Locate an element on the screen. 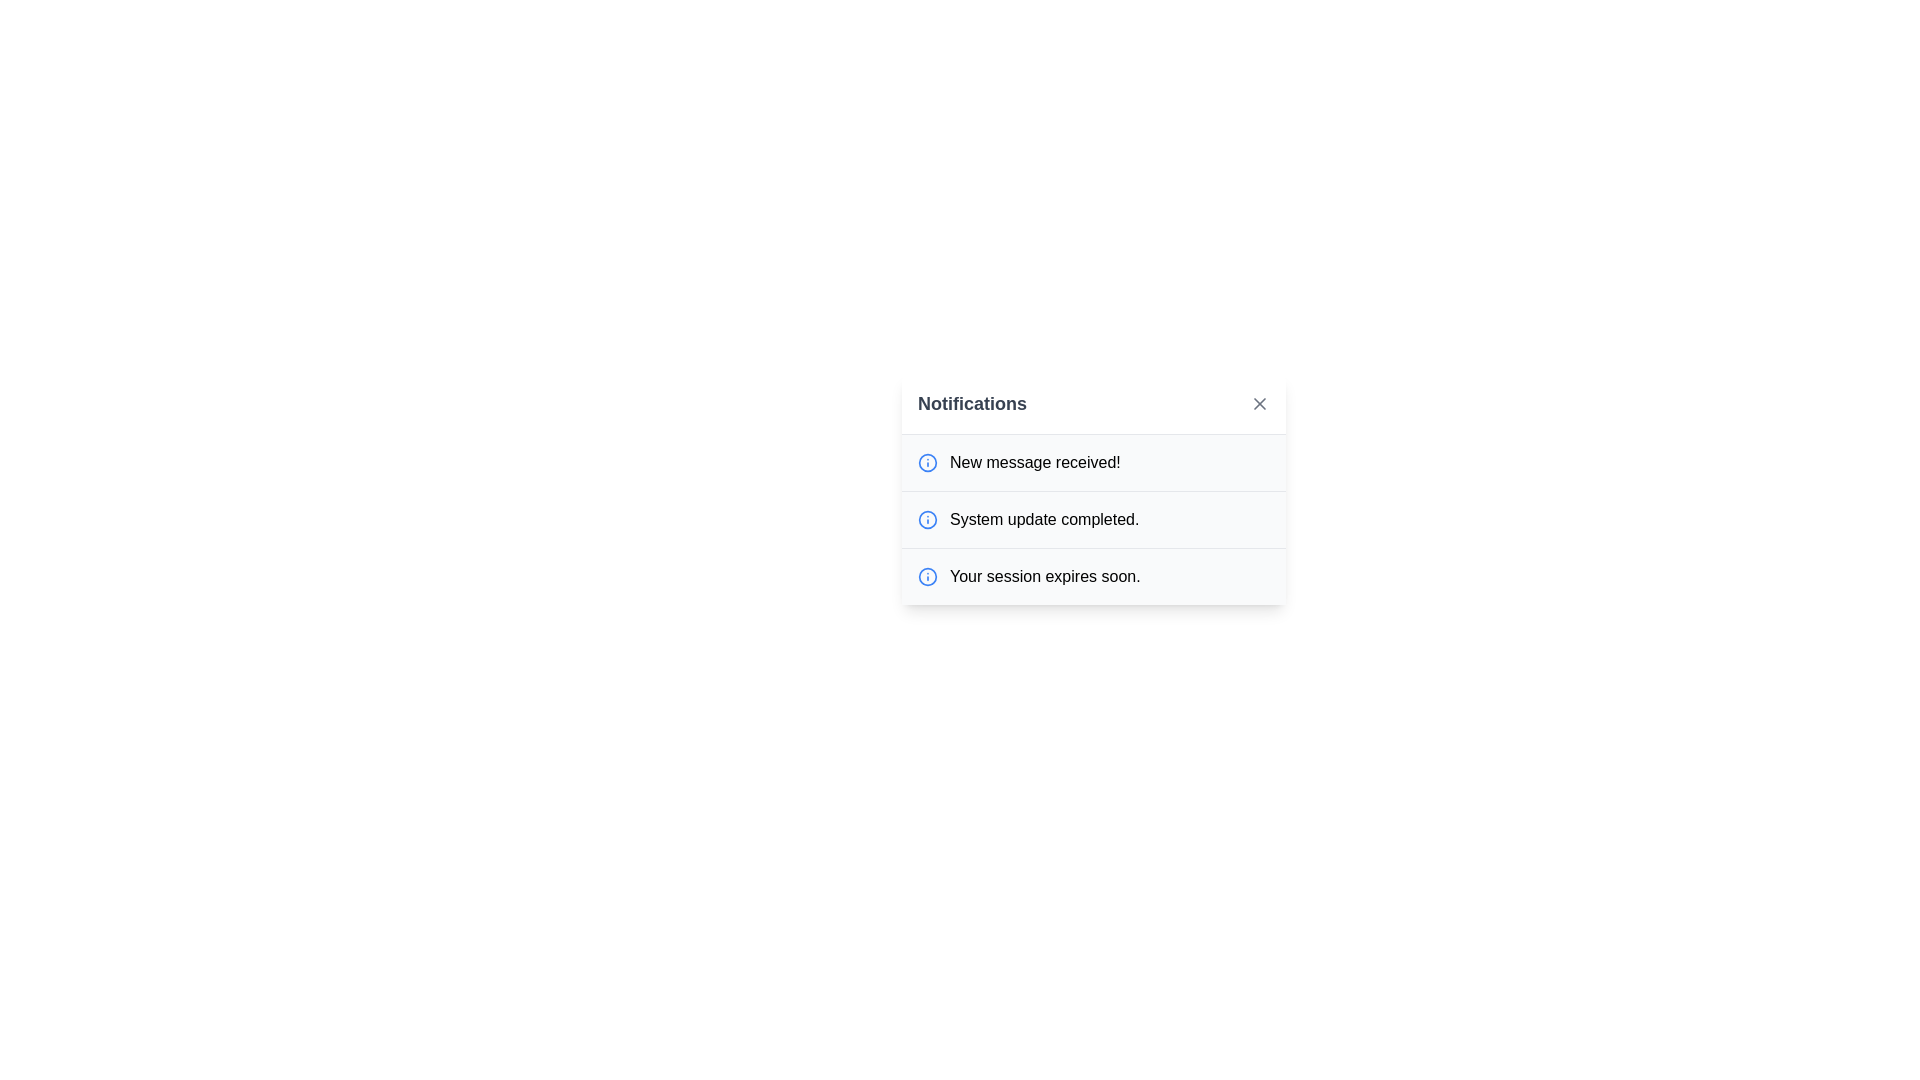 Image resolution: width=1920 pixels, height=1080 pixels. the information icon located to the left of the text 'New message received!' in the notifications widget to interact with it is located at coordinates (926, 462).